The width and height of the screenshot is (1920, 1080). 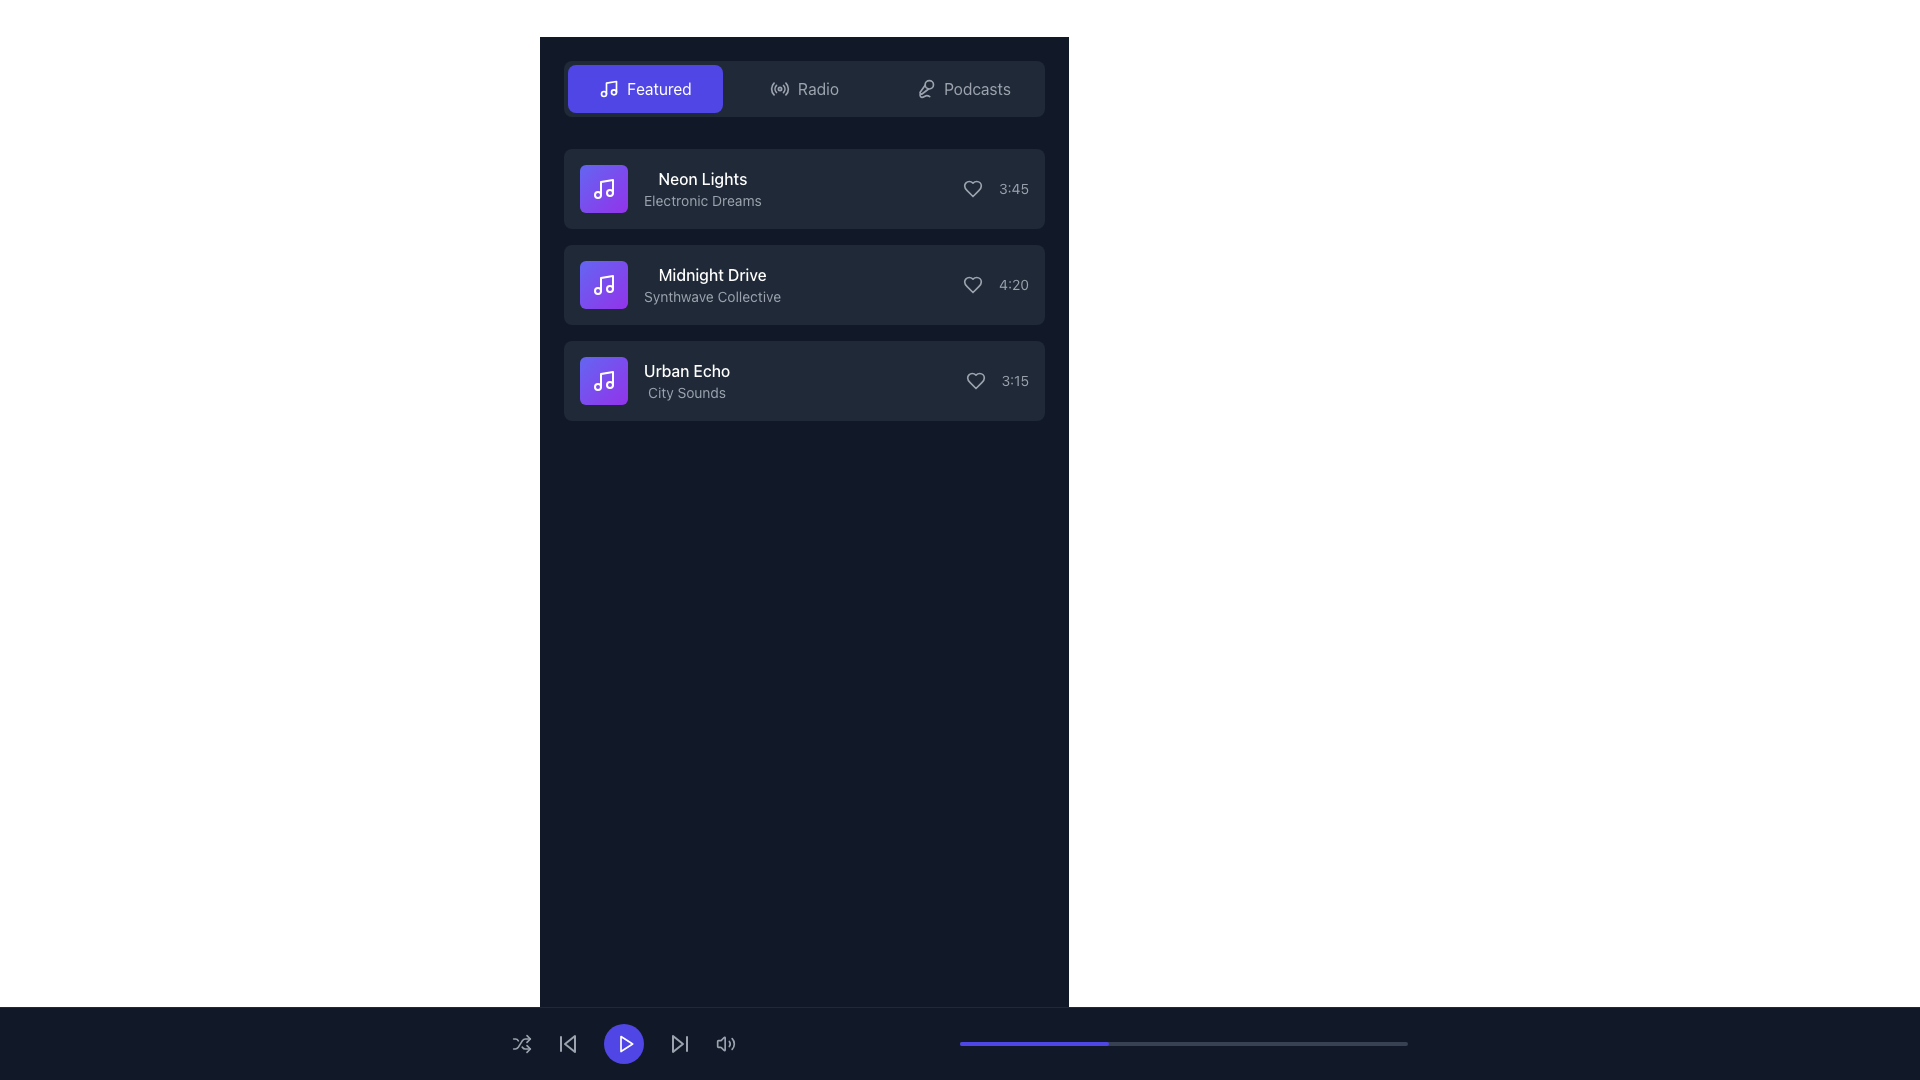 I want to click on the curved stroke of the music note icon located to the left of the title 'Neon Lights'. This is part of the main vertical line and upper note portion of the icon, so click(x=605, y=187).